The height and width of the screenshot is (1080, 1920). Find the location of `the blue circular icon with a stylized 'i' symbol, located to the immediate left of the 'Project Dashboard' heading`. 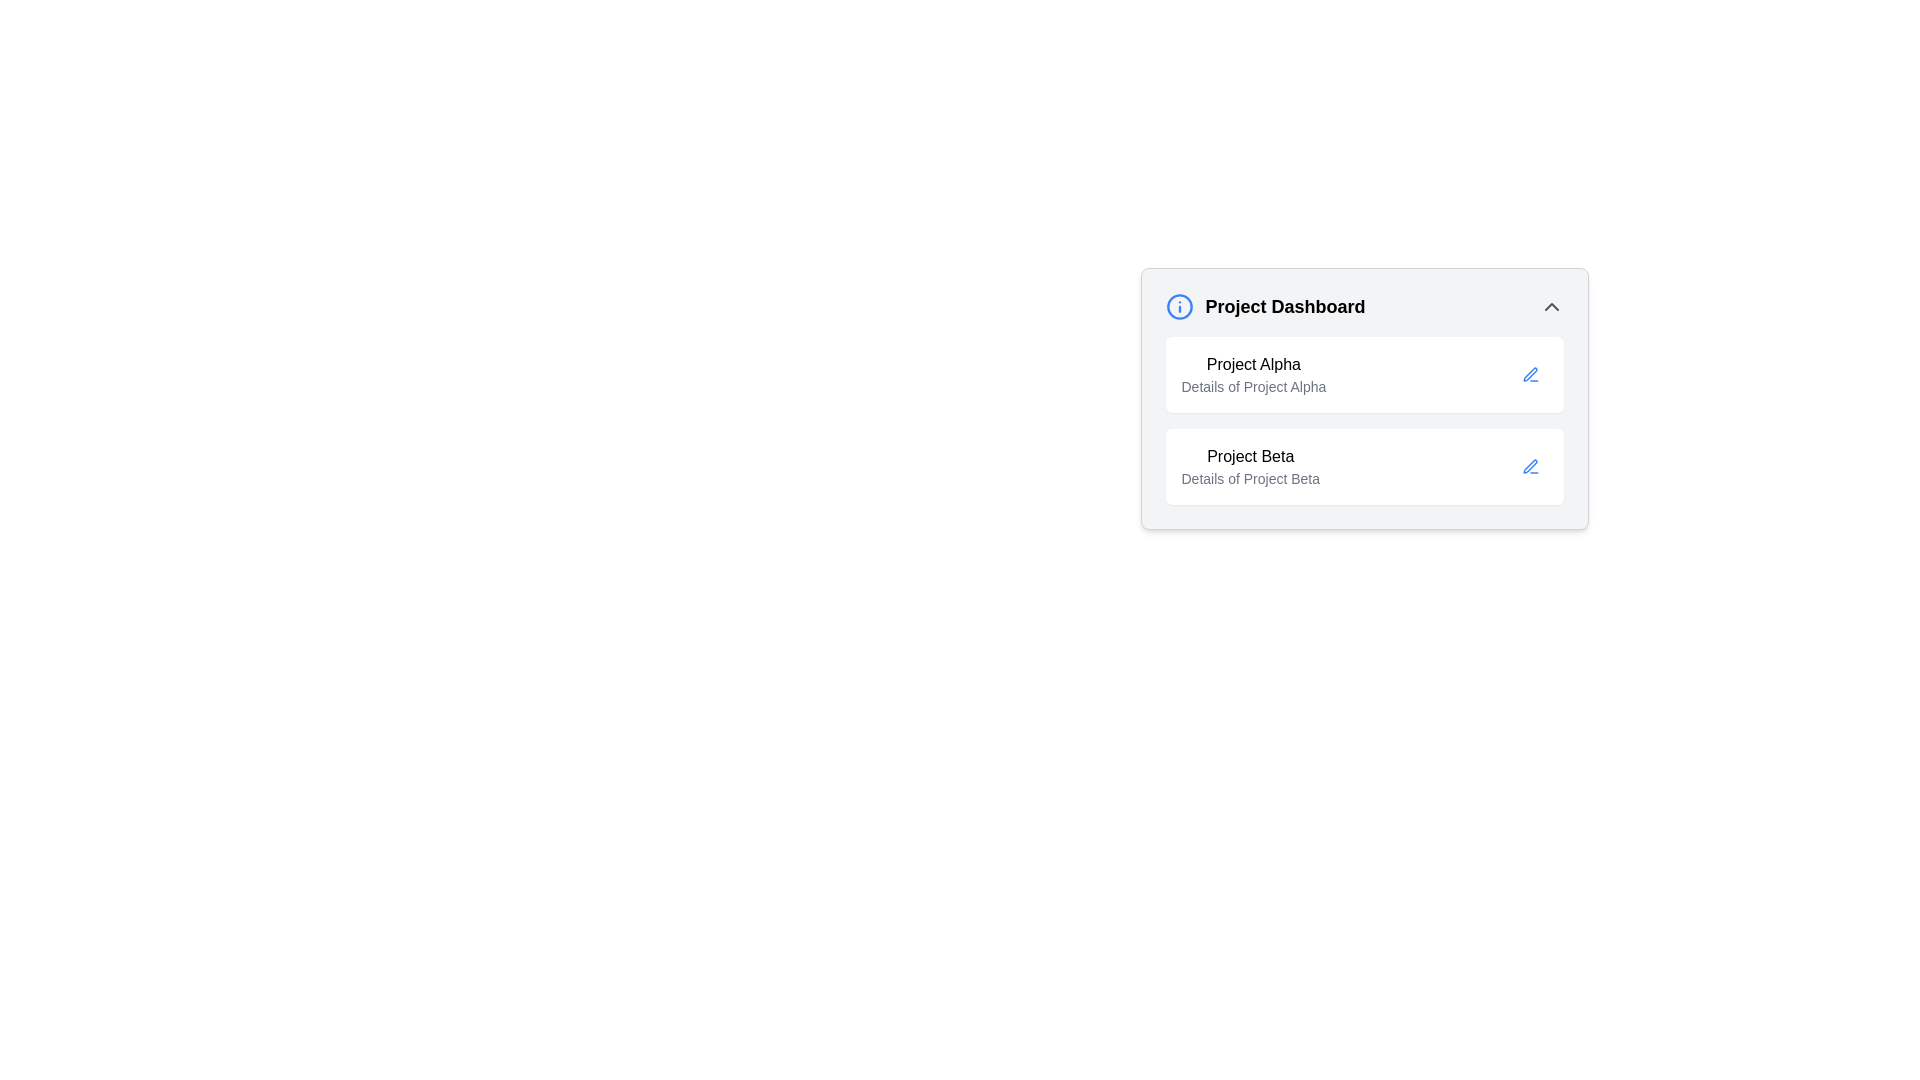

the blue circular icon with a stylized 'i' symbol, located to the immediate left of the 'Project Dashboard' heading is located at coordinates (1179, 307).